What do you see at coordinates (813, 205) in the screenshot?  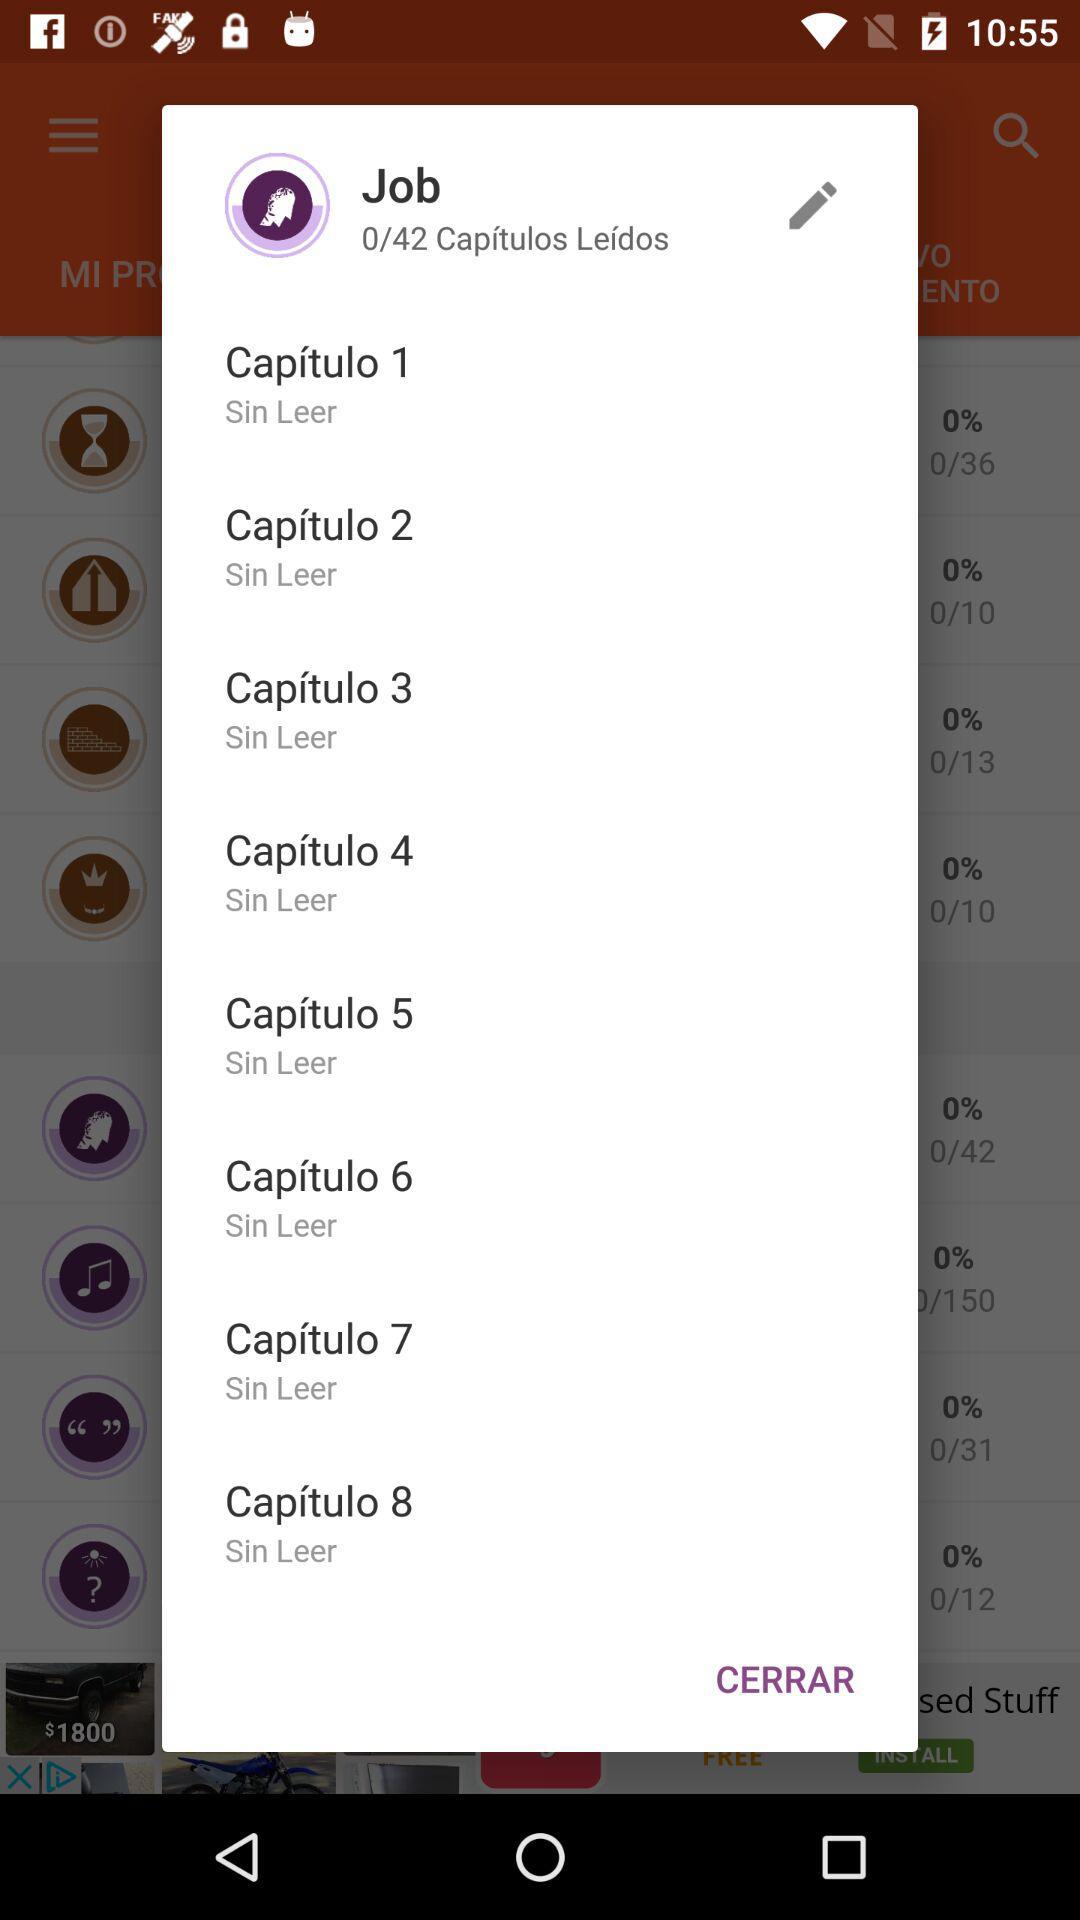 I see `edit these fields` at bounding box center [813, 205].